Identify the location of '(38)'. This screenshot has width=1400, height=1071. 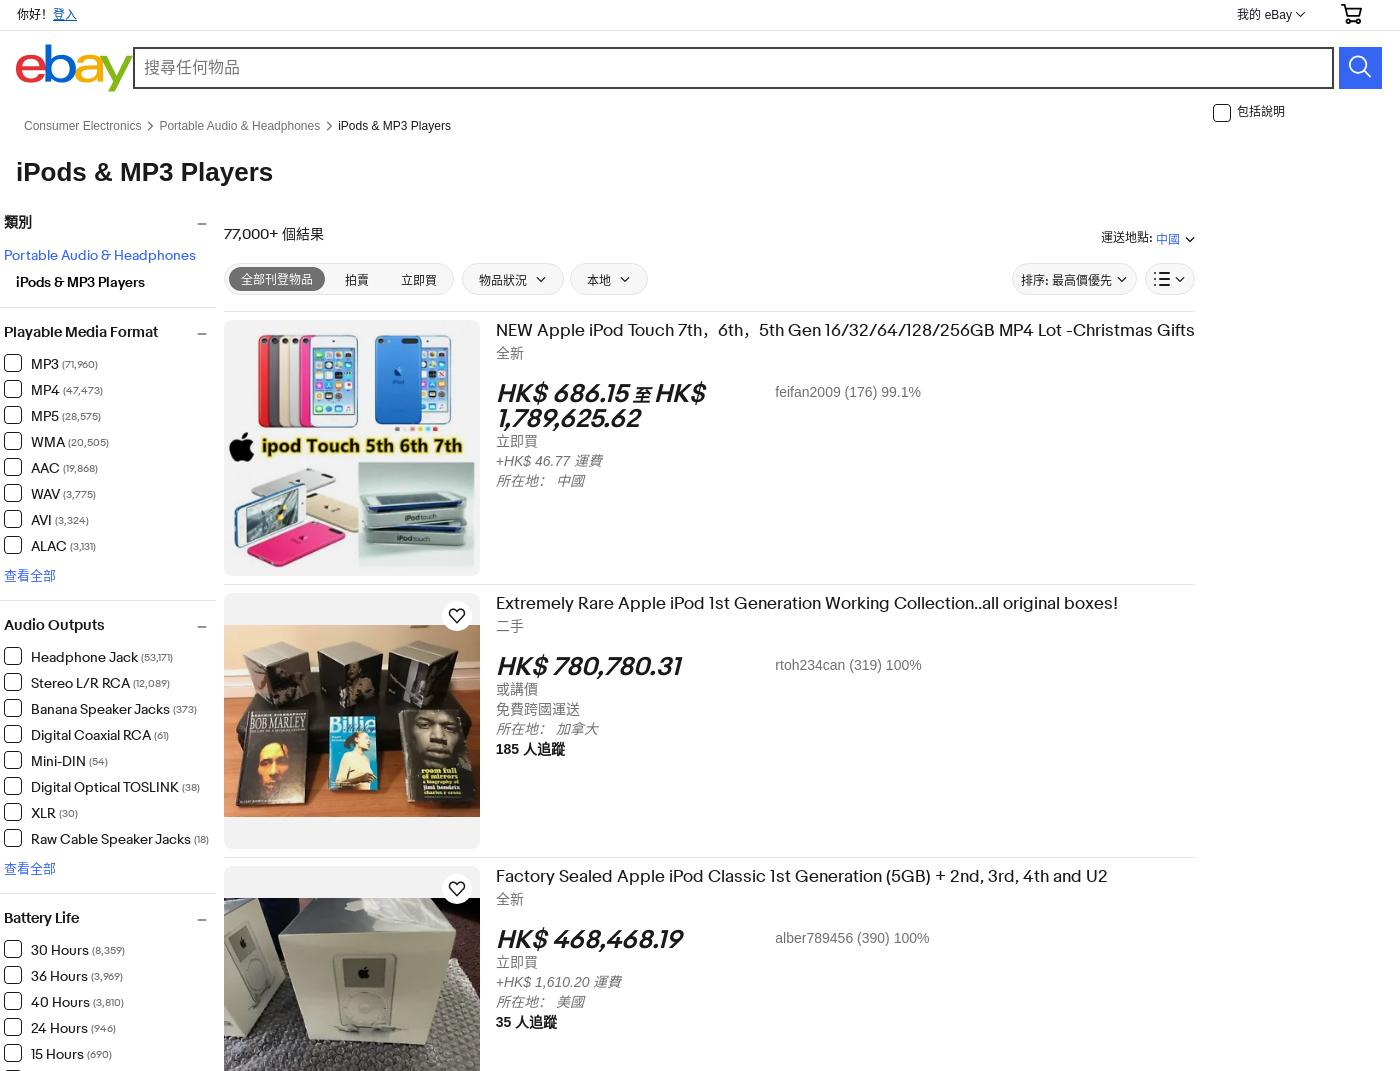
(202, 785).